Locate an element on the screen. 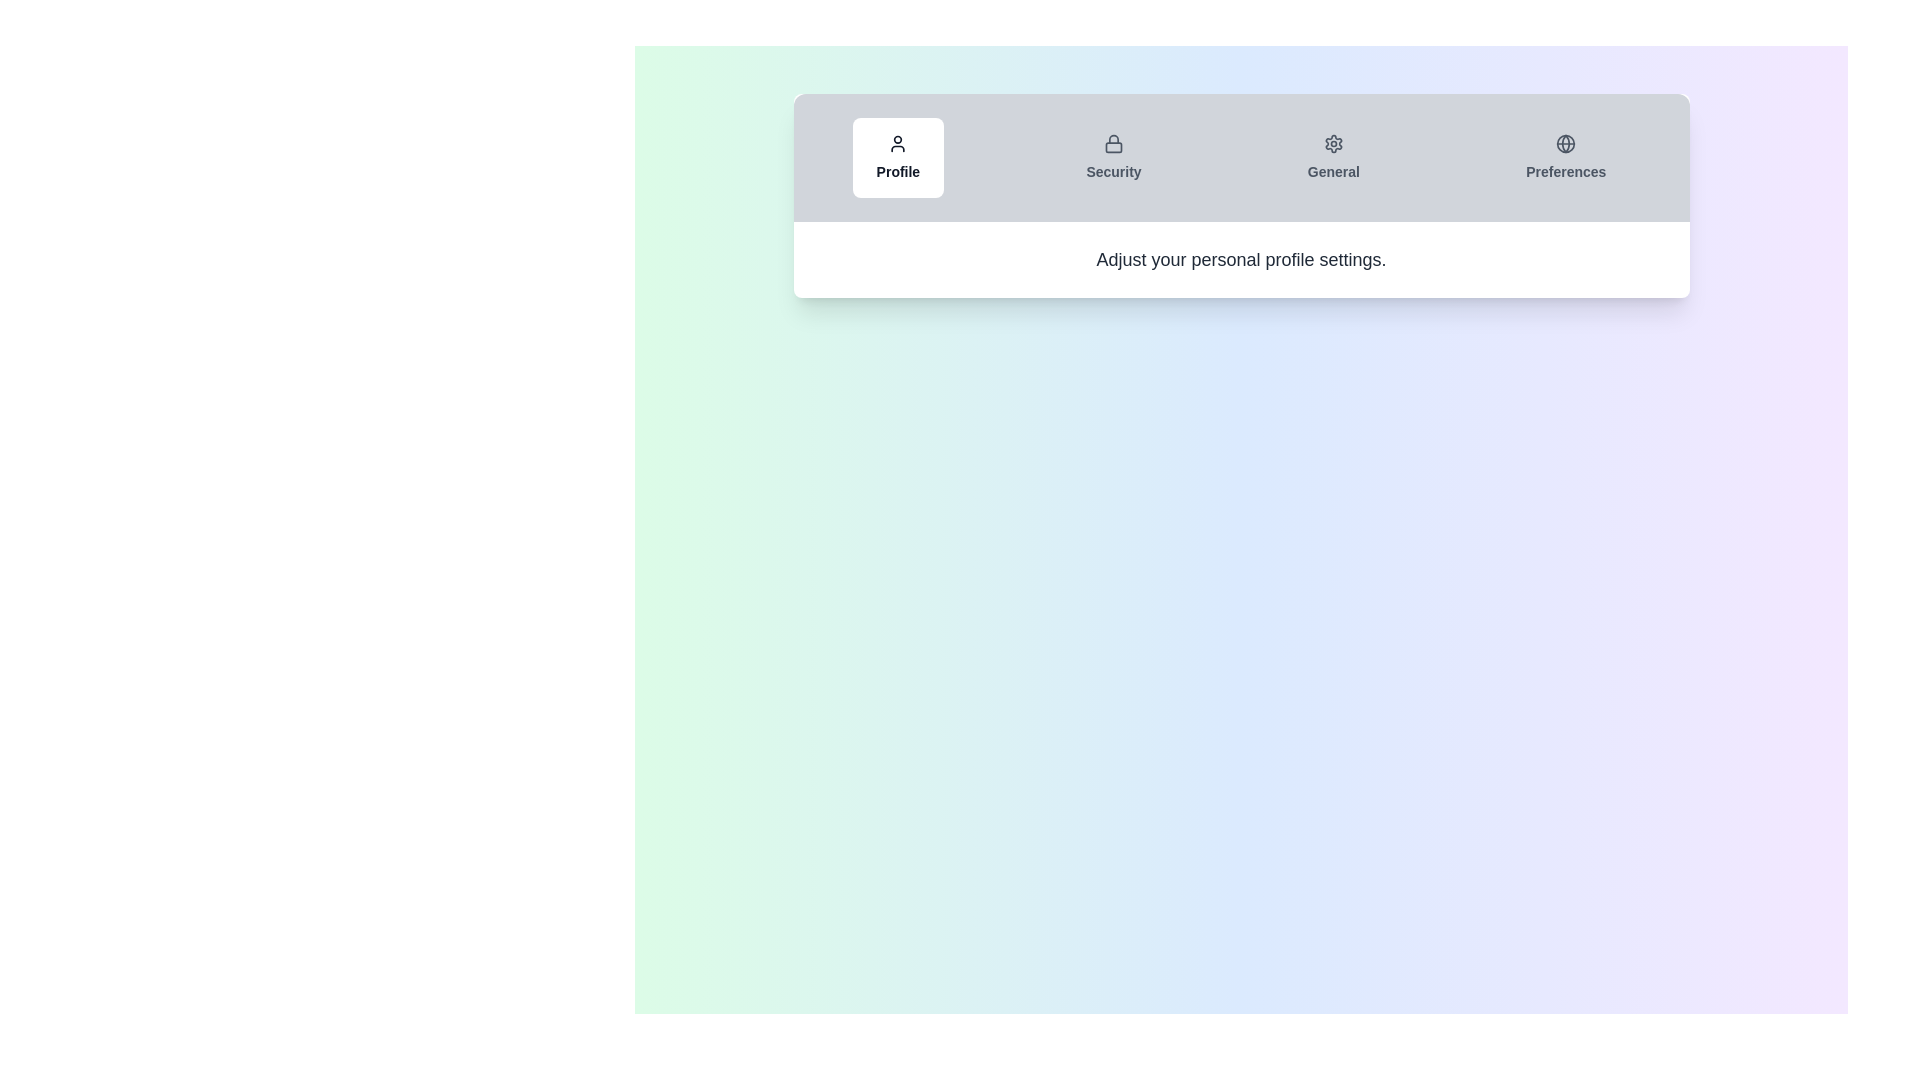 The image size is (1920, 1080). the Profile tab to view its content is located at coordinates (896, 157).